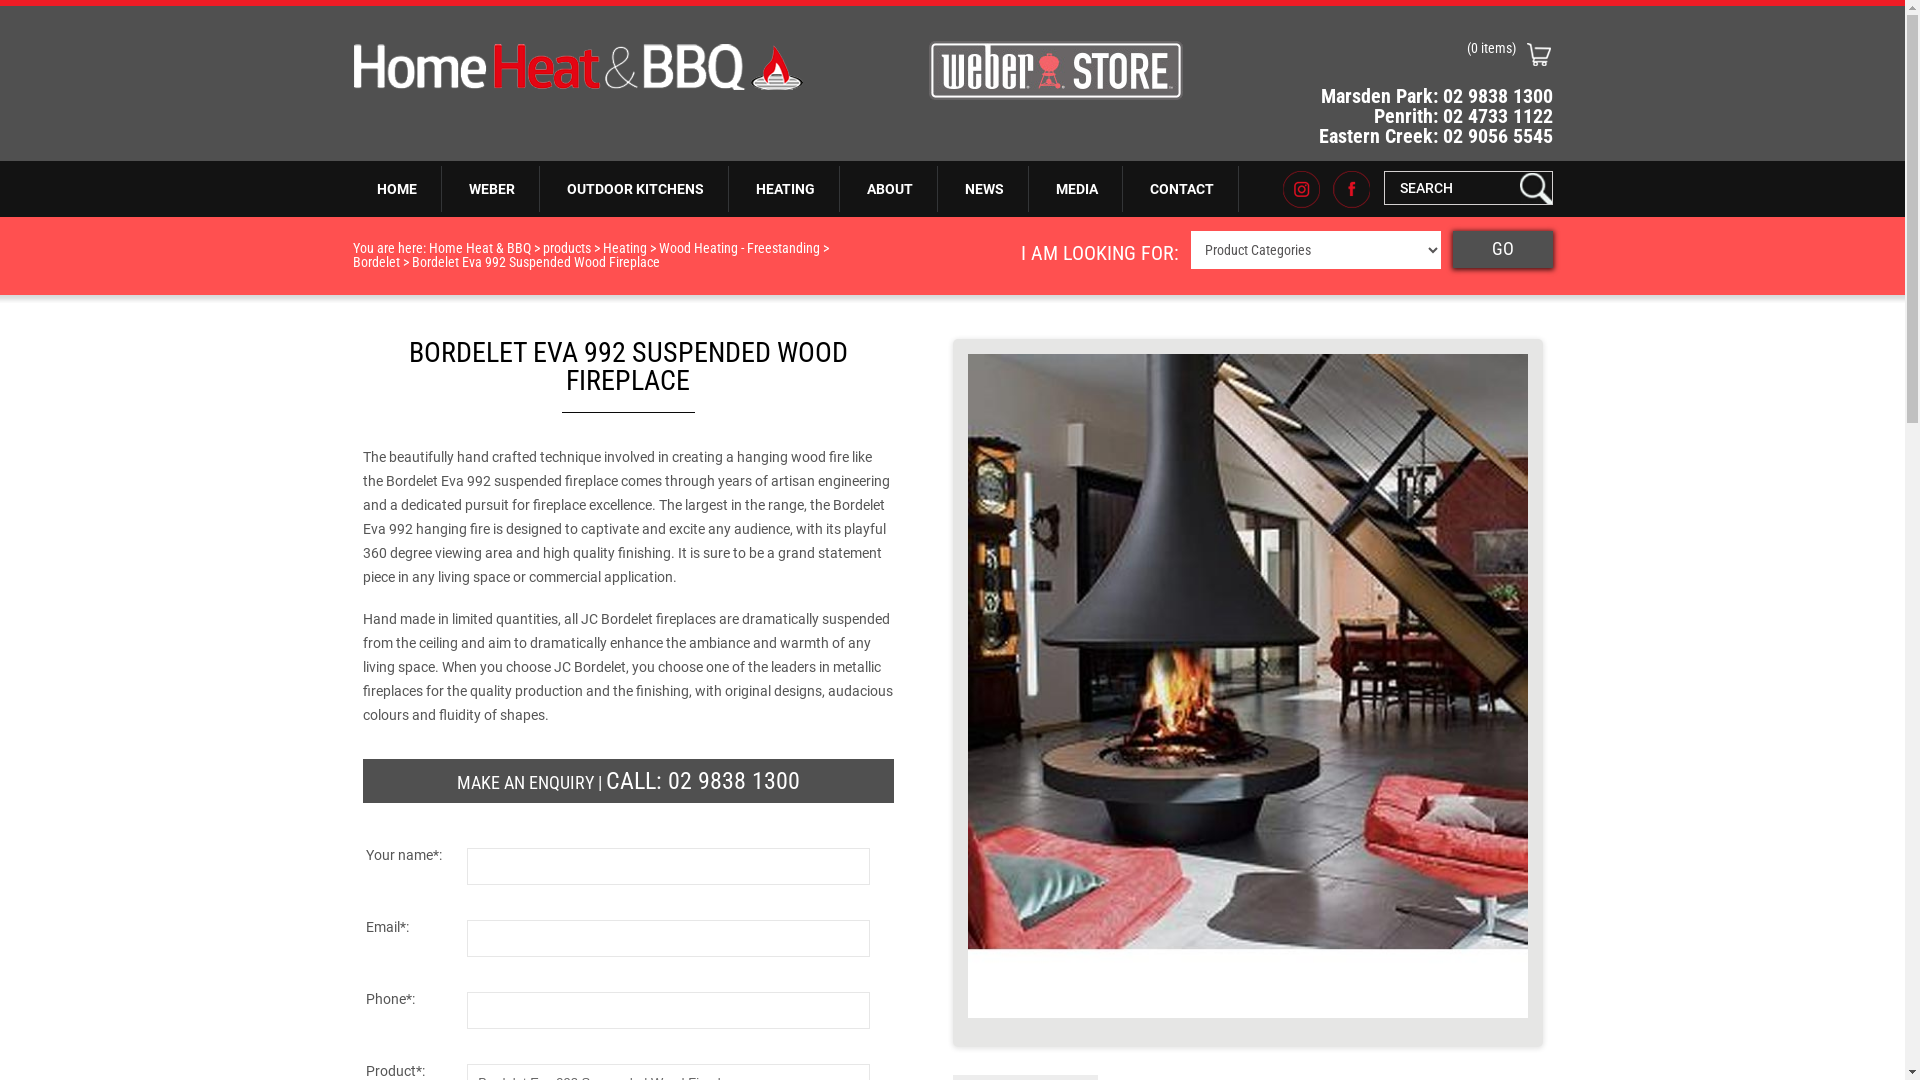 Image resolution: width=1920 pixels, height=1080 pixels. I want to click on '(0 items)', so click(1412, 53).